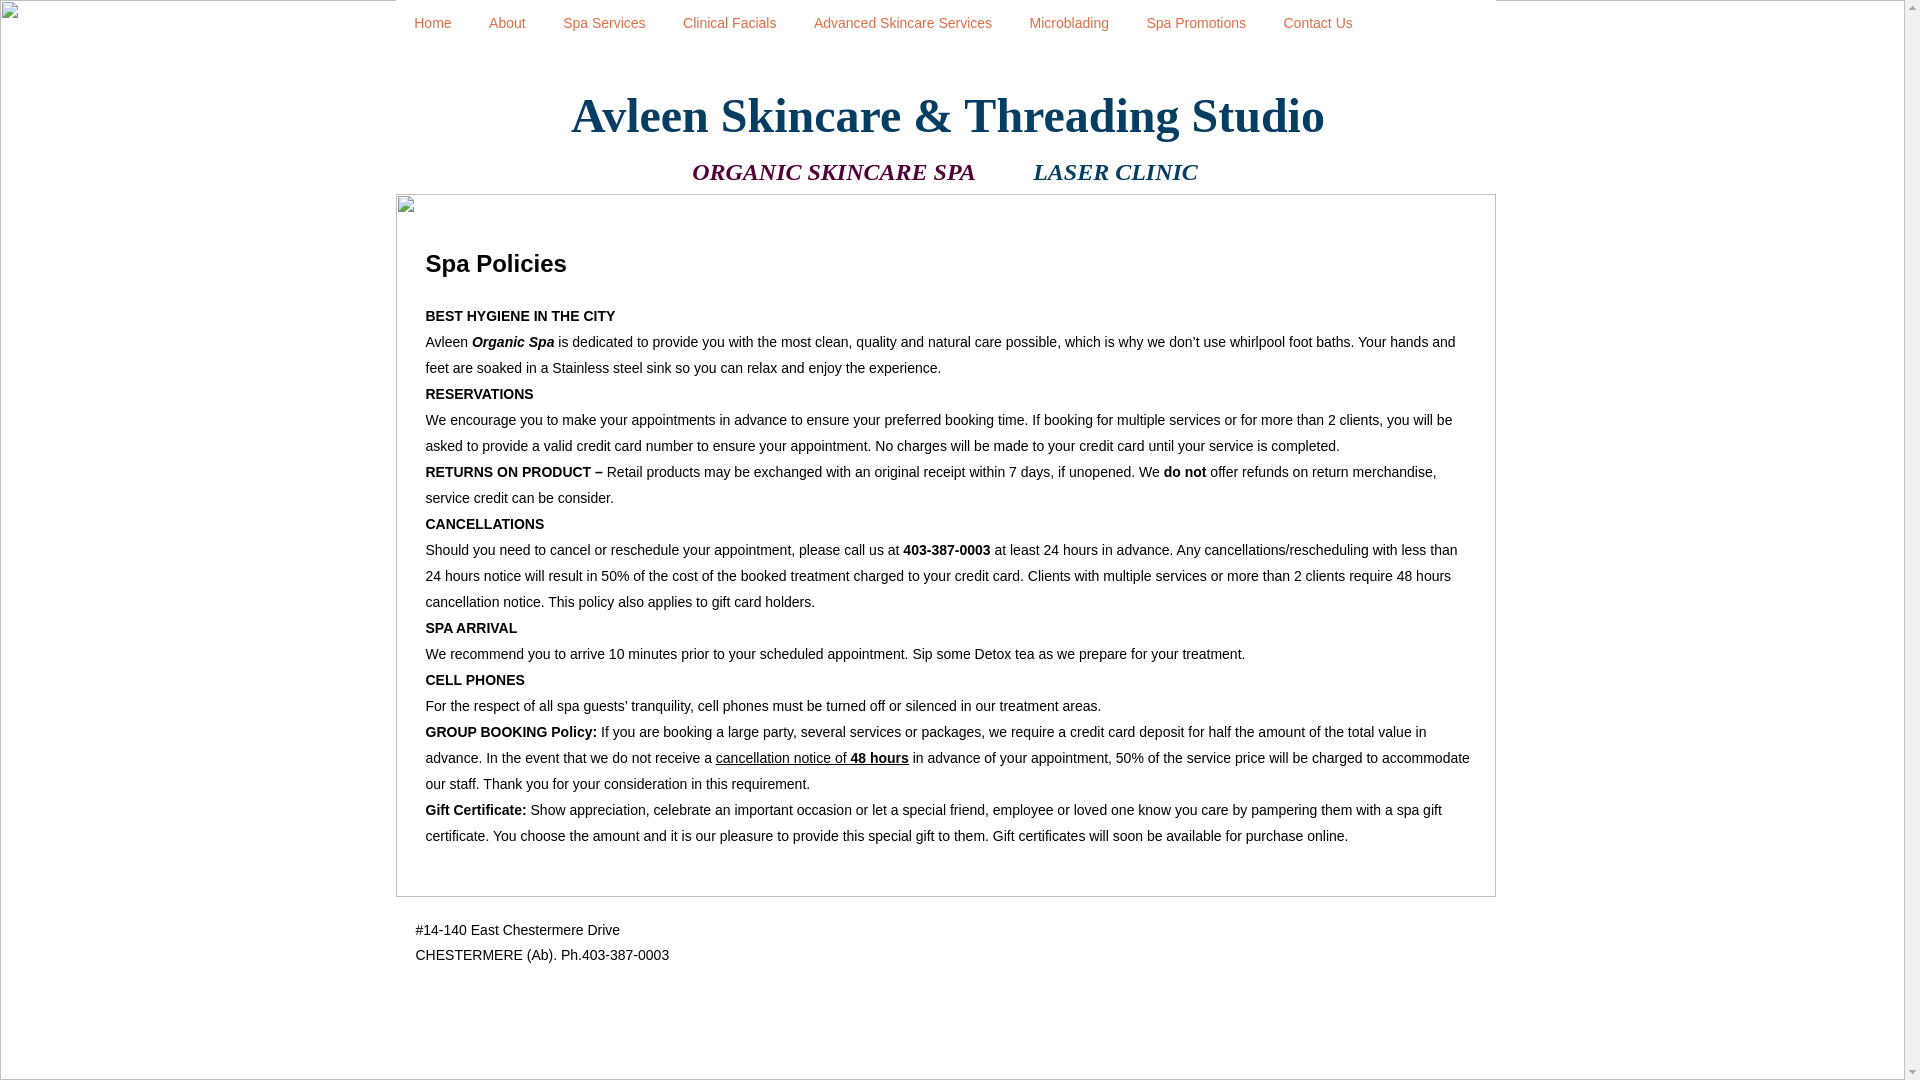 The image size is (1920, 1080). What do you see at coordinates (1318, 23) in the screenshot?
I see `'Contact Us'` at bounding box center [1318, 23].